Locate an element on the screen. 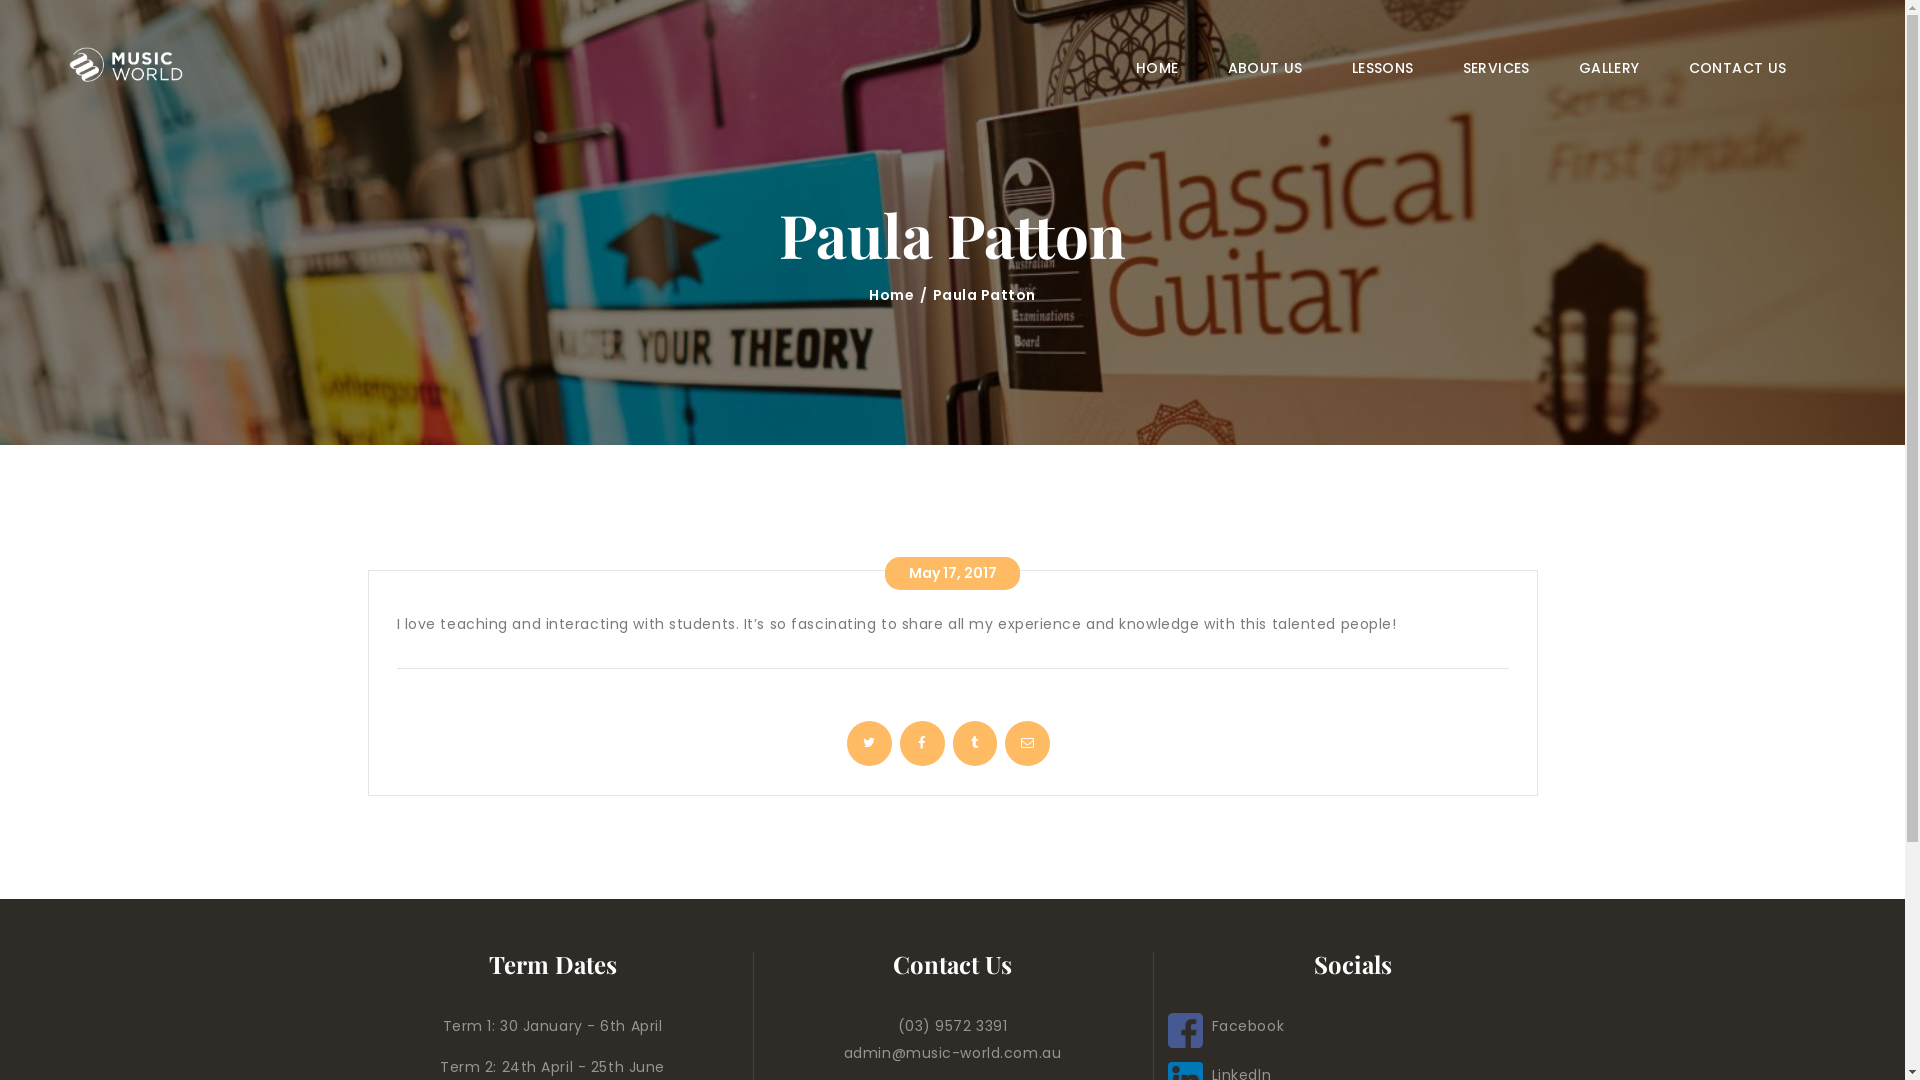 The height and width of the screenshot is (1080, 1920). 'GALLERY' is located at coordinates (1553, 67).